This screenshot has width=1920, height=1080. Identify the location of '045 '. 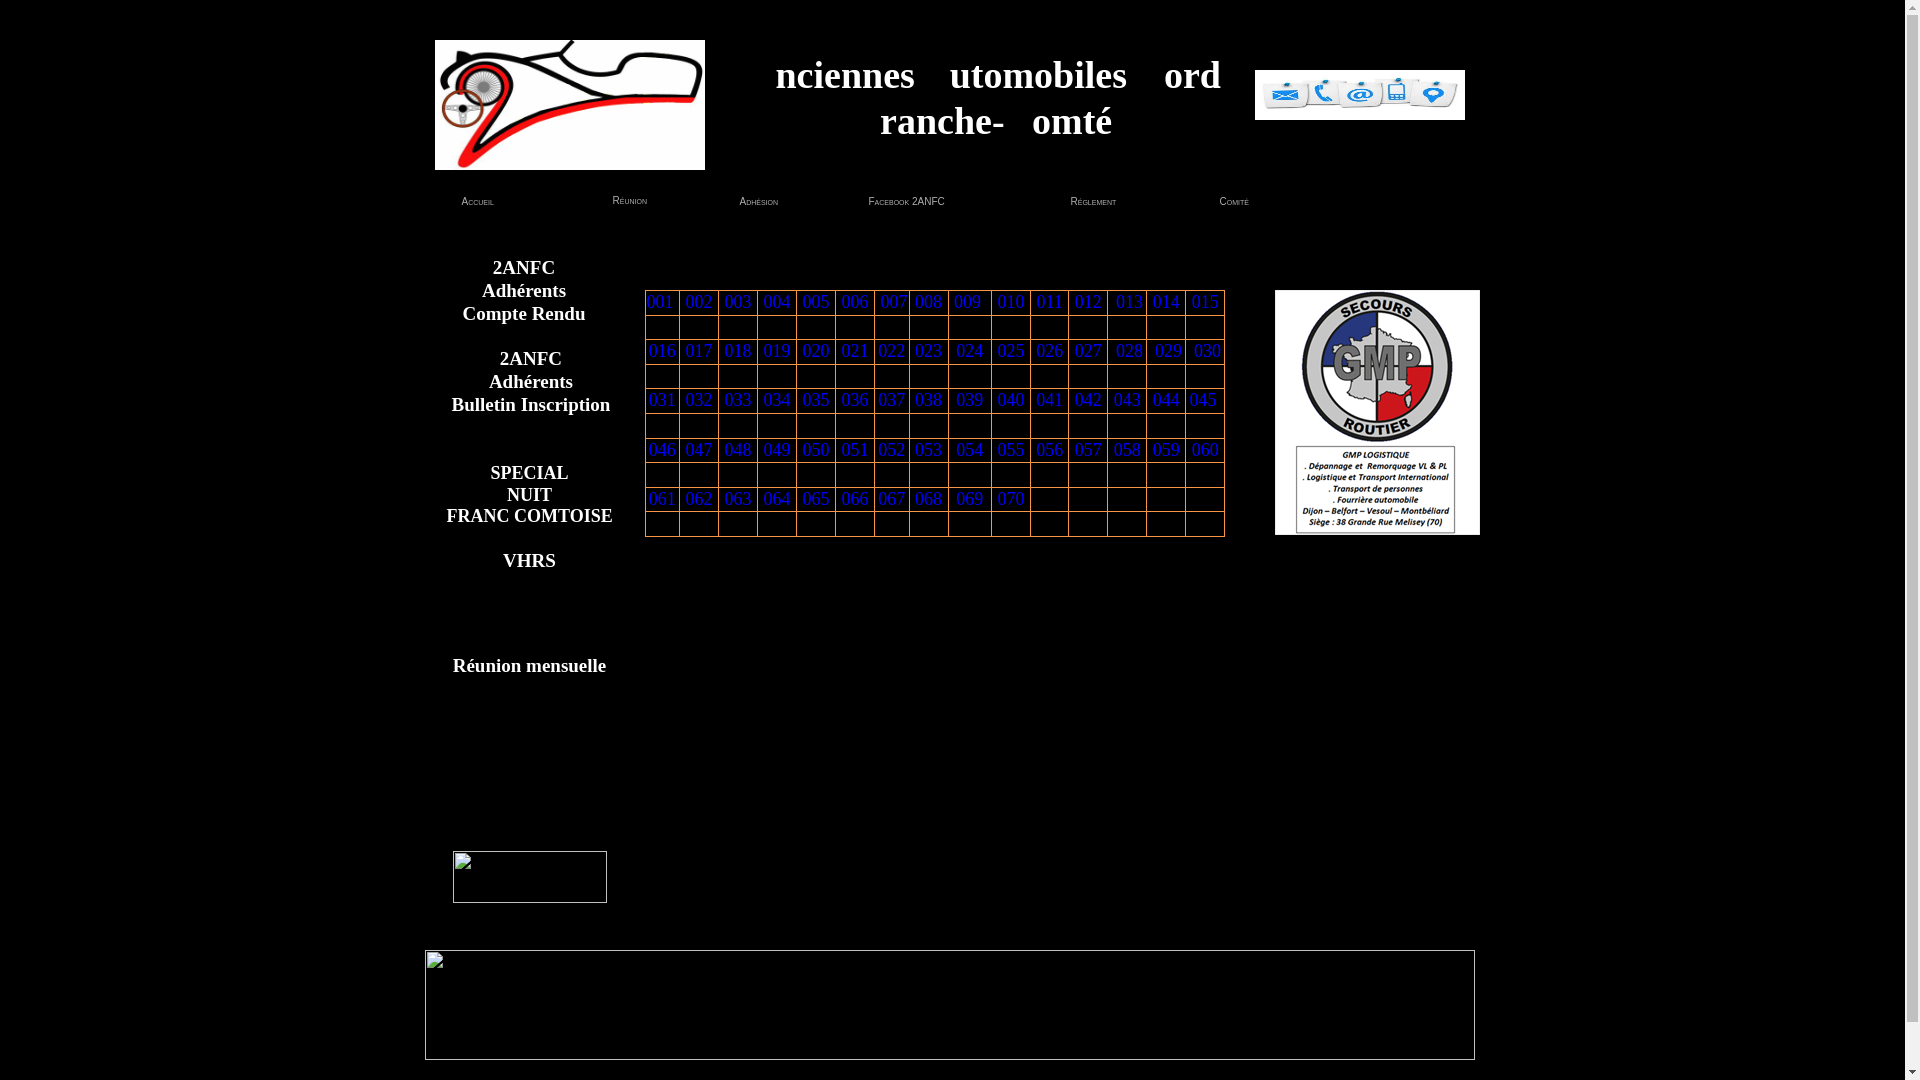
(1190, 400).